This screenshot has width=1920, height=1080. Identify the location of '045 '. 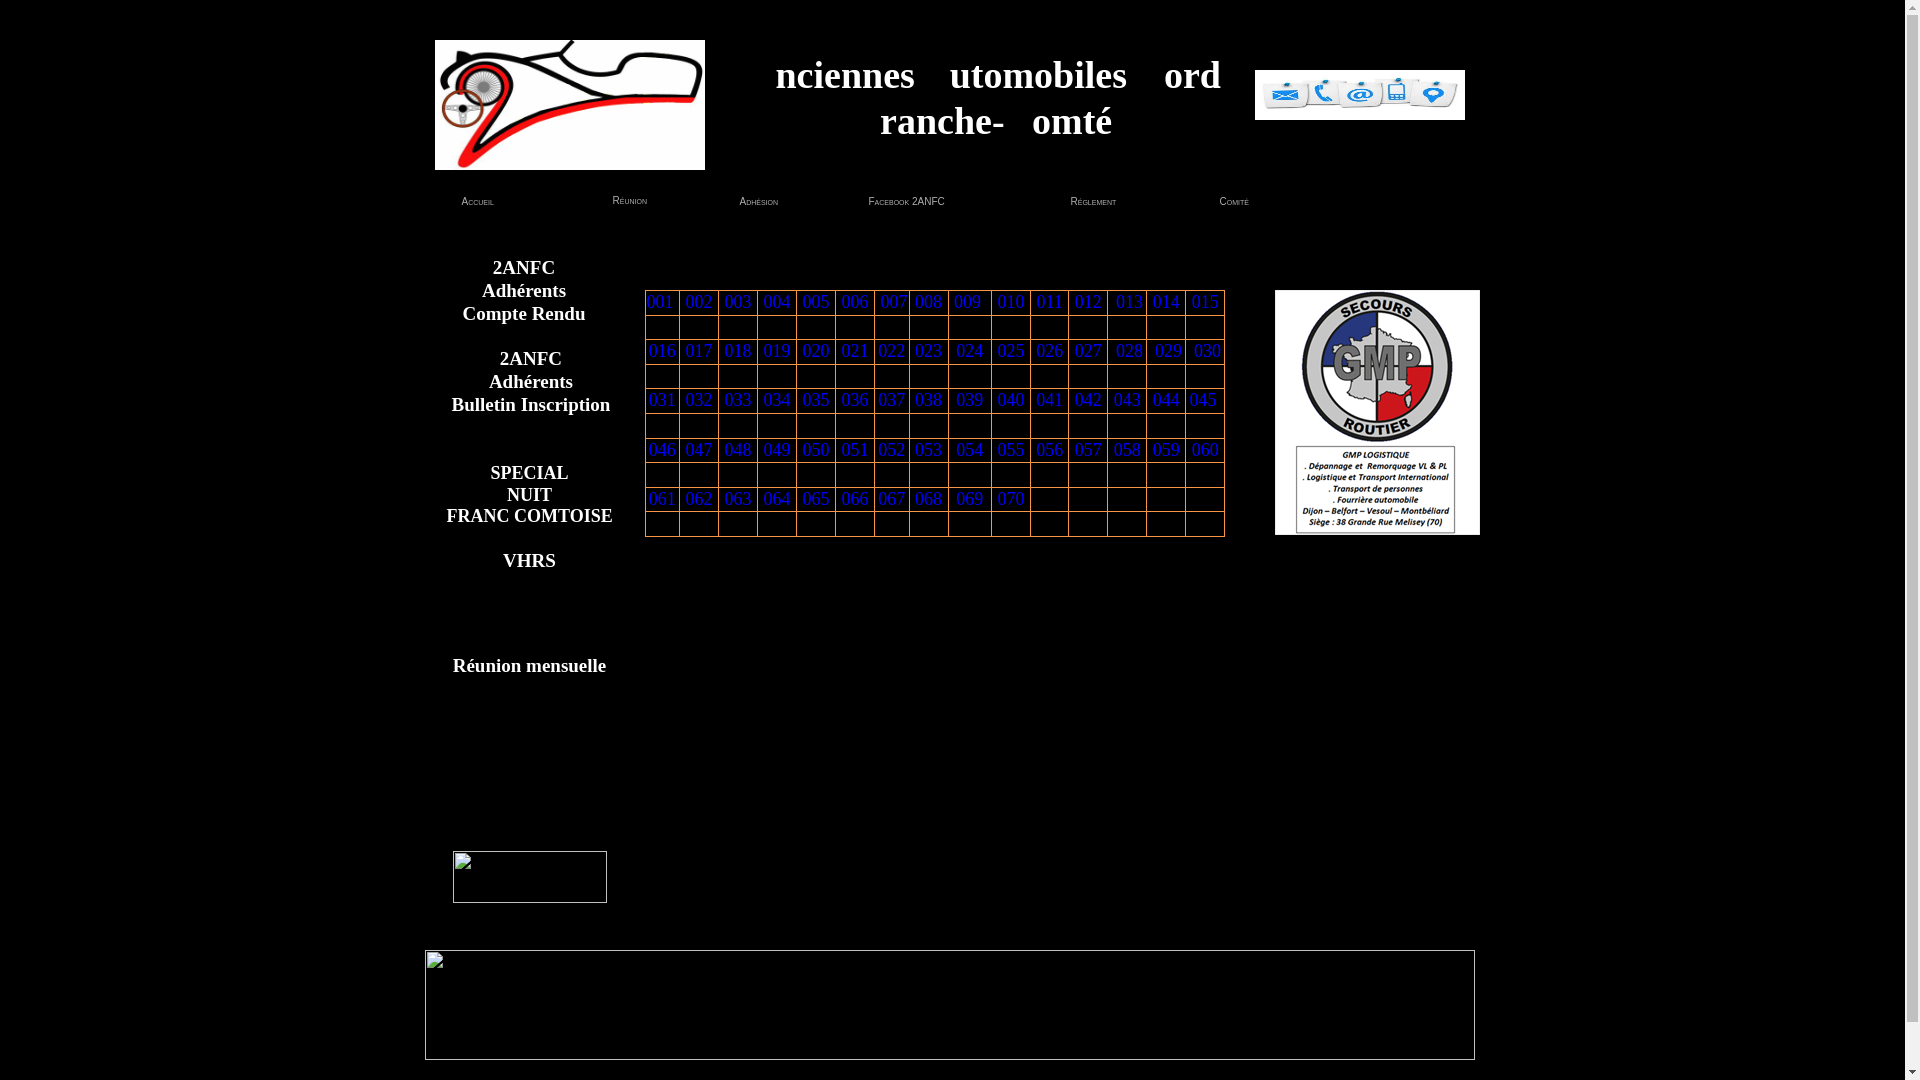
(1190, 400).